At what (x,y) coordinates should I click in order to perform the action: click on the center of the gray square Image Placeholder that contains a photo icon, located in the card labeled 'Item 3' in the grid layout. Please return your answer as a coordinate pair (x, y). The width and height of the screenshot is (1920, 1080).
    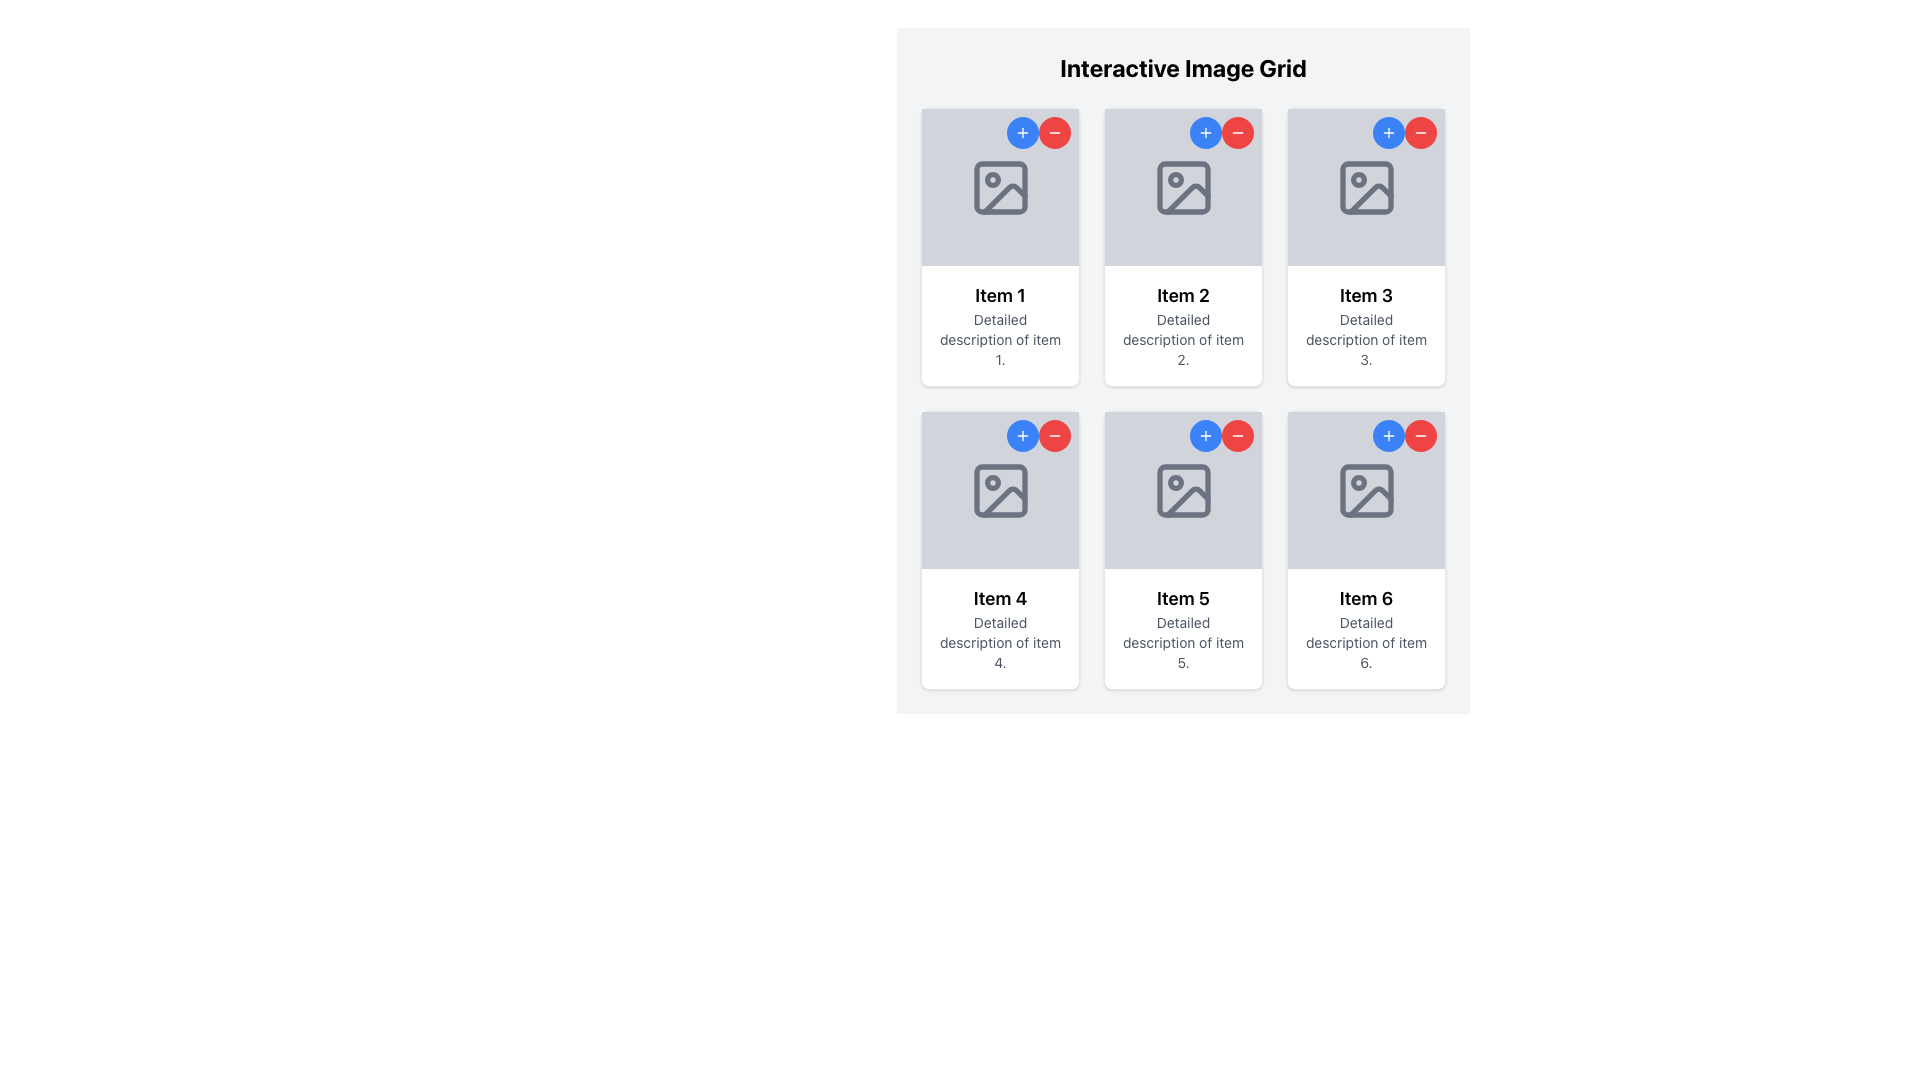
    Looking at the image, I should click on (1365, 187).